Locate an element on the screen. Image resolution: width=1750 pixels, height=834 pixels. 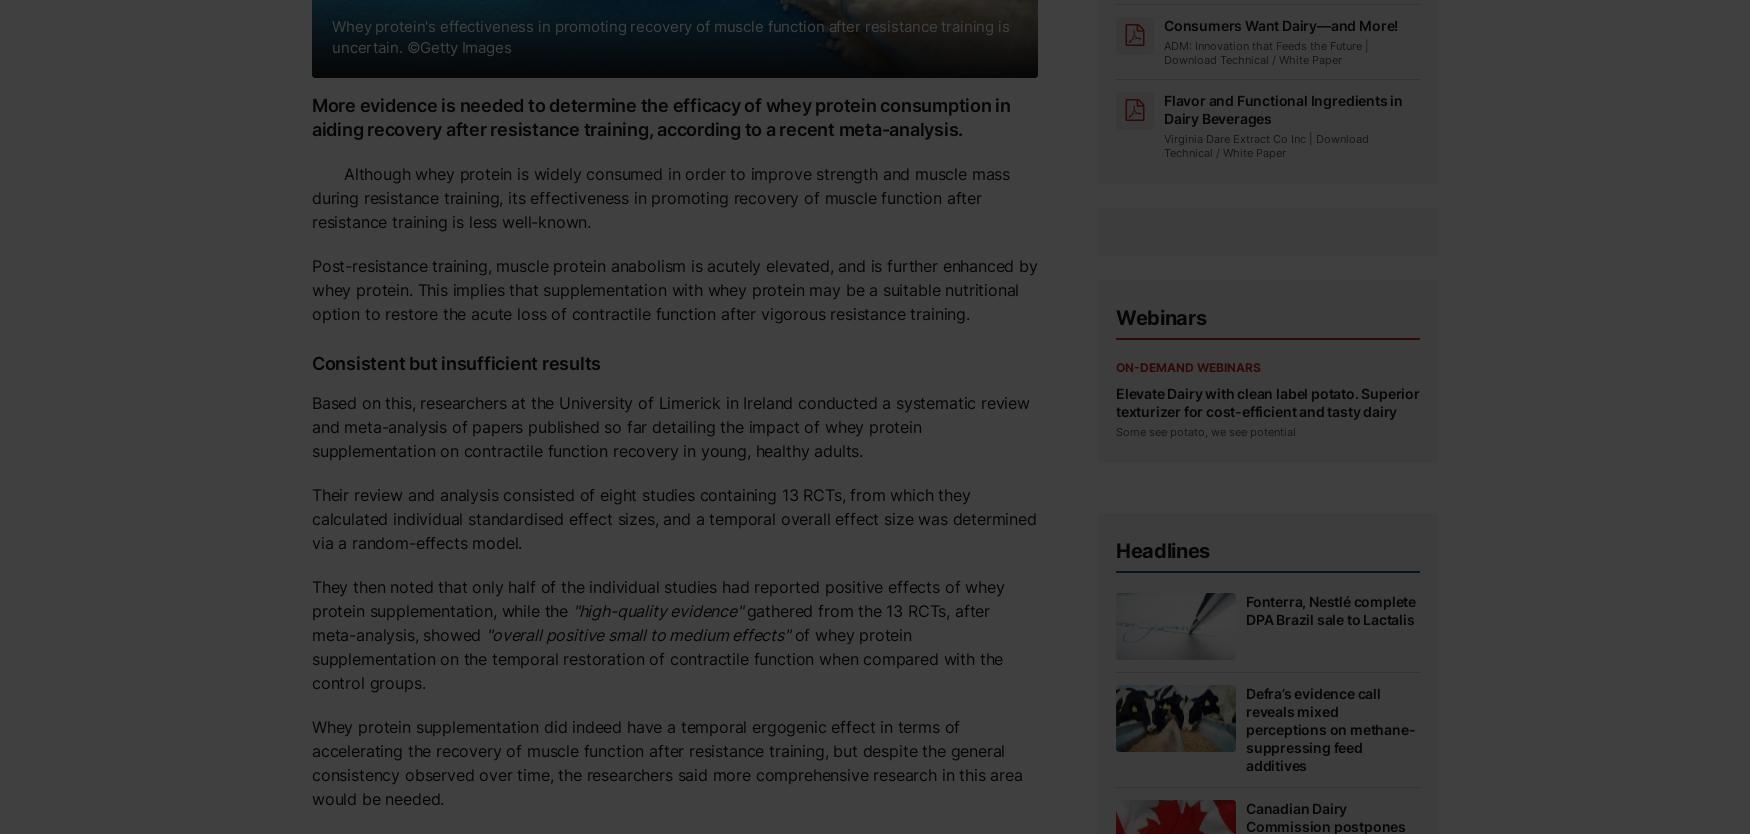
'Although whey protein is widely consumed in order to improve strength and muscle mass during resistance training, its effectiveness in promoting recovery of muscle function after resistance training is less well-known.' is located at coordinates (311, 197).